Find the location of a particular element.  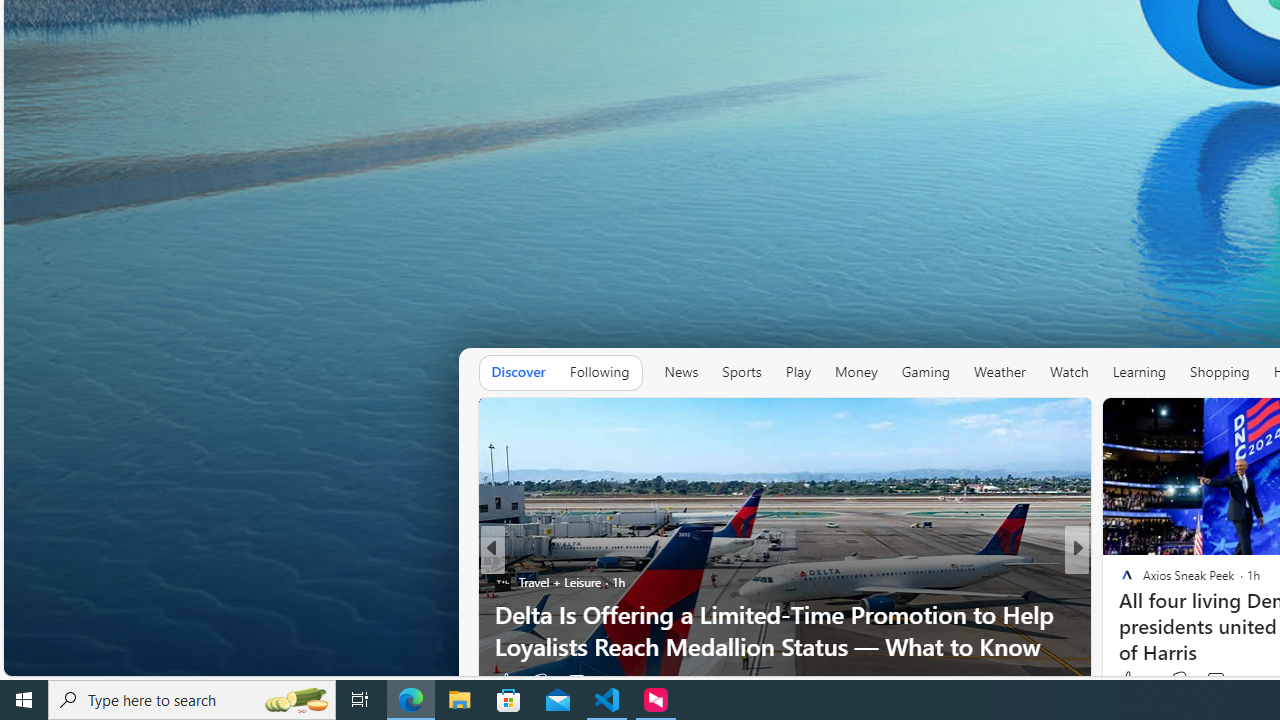

'Learning' is located at coordinates (1139, 372).